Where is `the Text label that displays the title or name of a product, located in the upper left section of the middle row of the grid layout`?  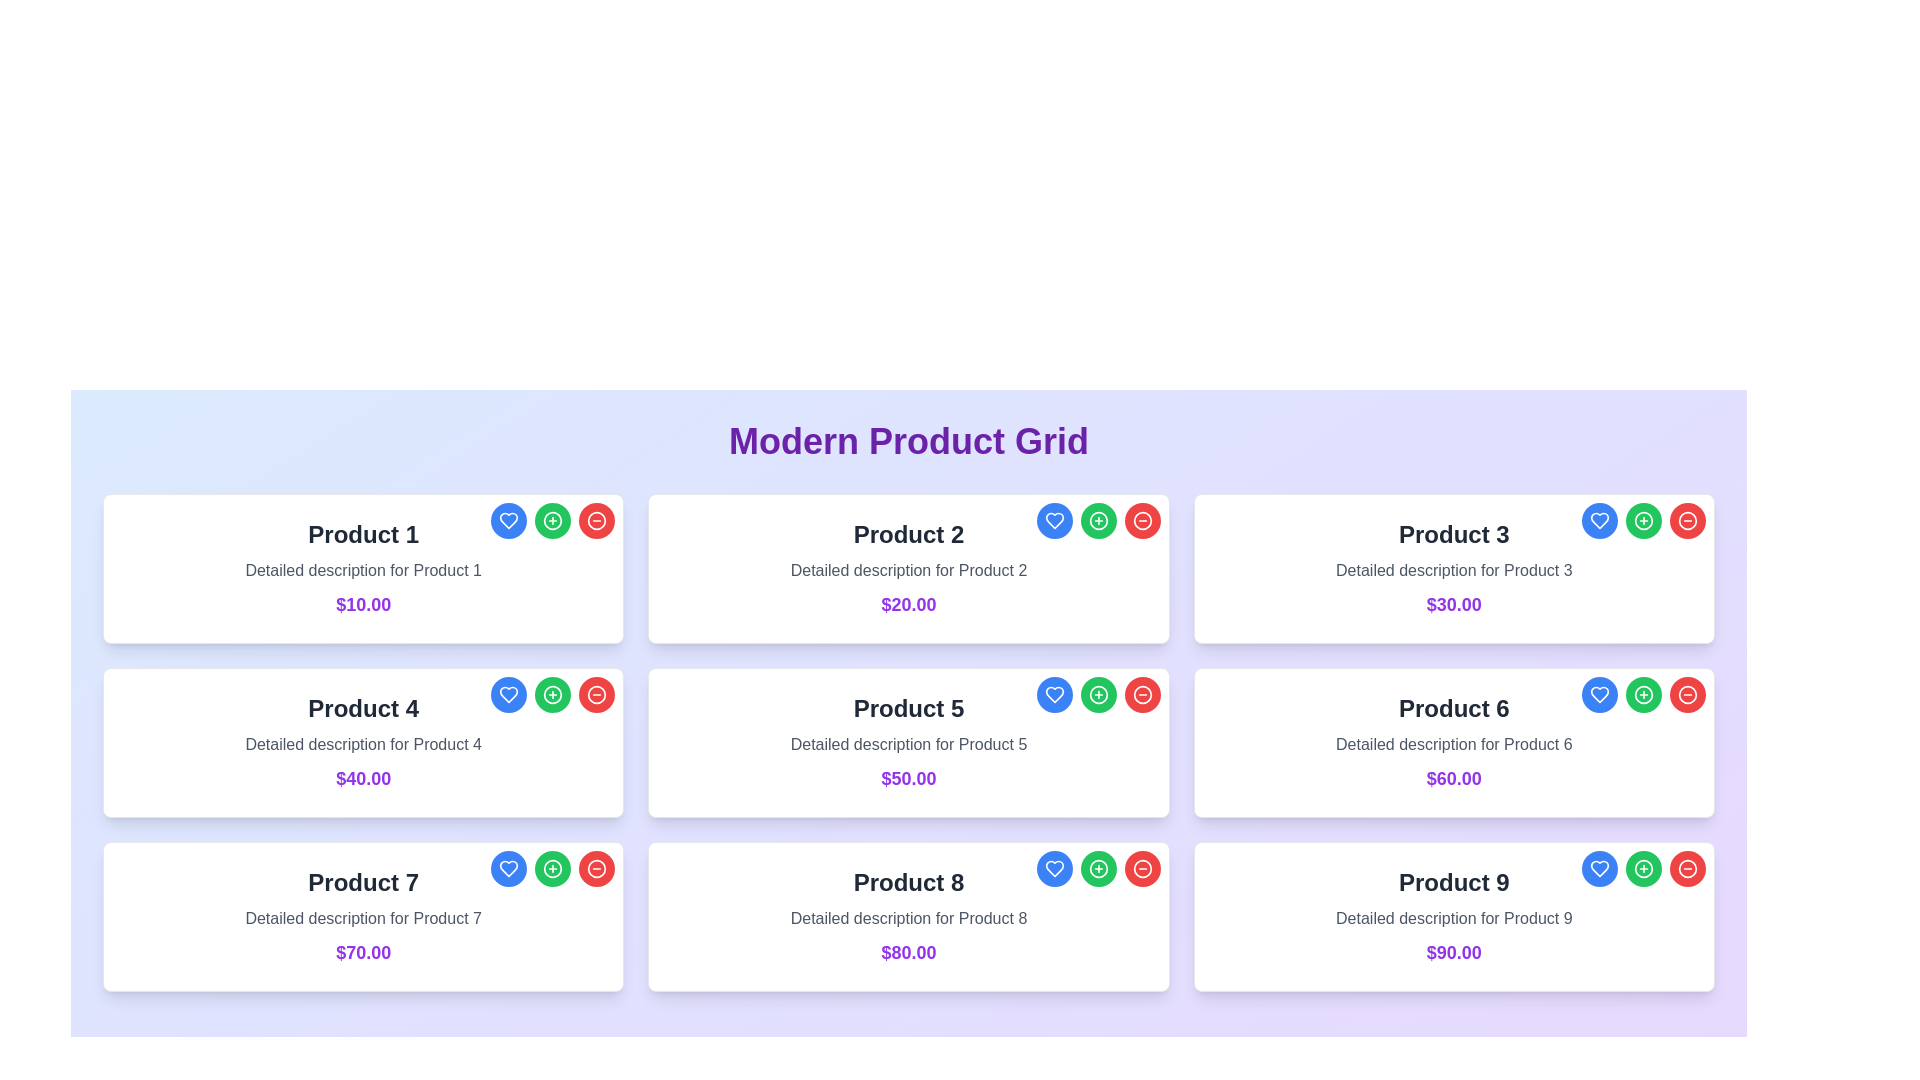
the Text label that displays the title or name of a product, located in the upper left section of the middle row of the grid layout is located at coordinates (363, 708).